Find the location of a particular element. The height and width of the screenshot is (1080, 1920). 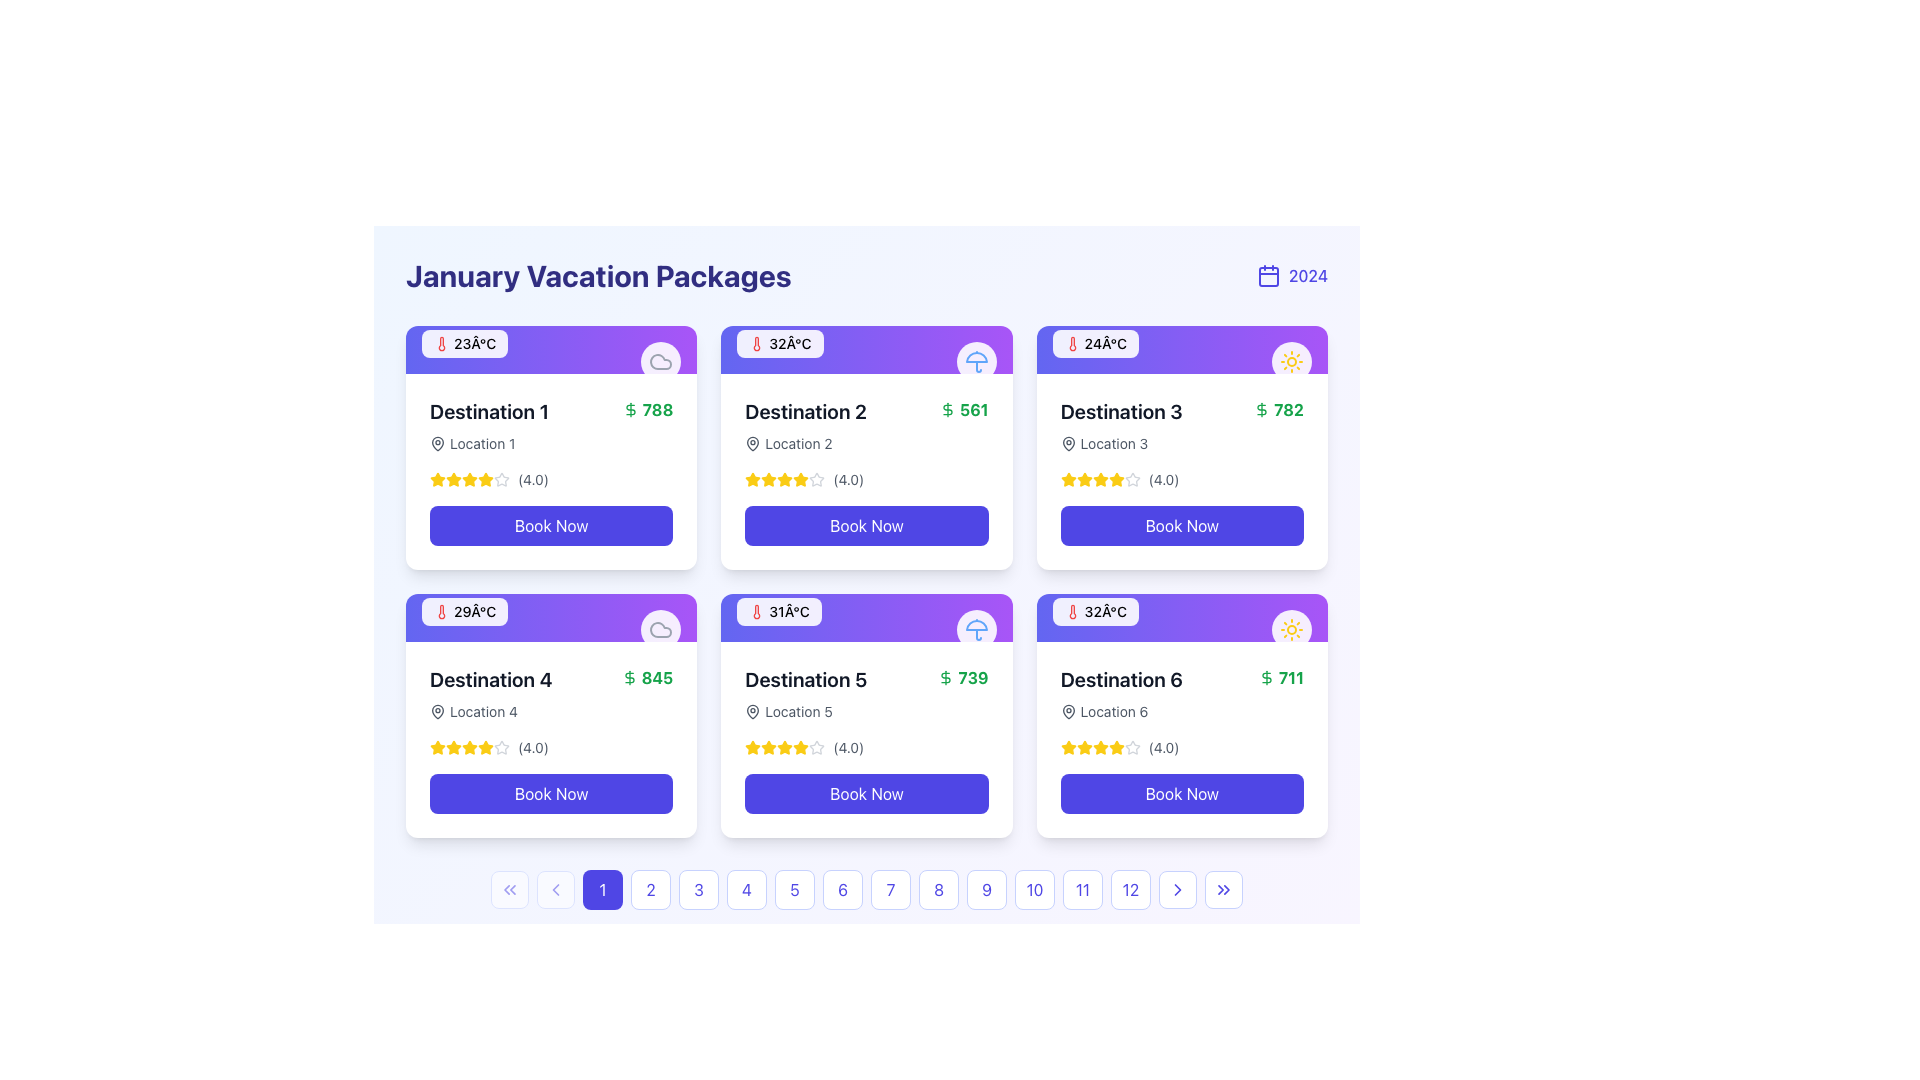

the Informational card for 'Destination 6', which is located in the bottom row, third column of a three-by-two grid layout is located at coordinates (1182, 693).